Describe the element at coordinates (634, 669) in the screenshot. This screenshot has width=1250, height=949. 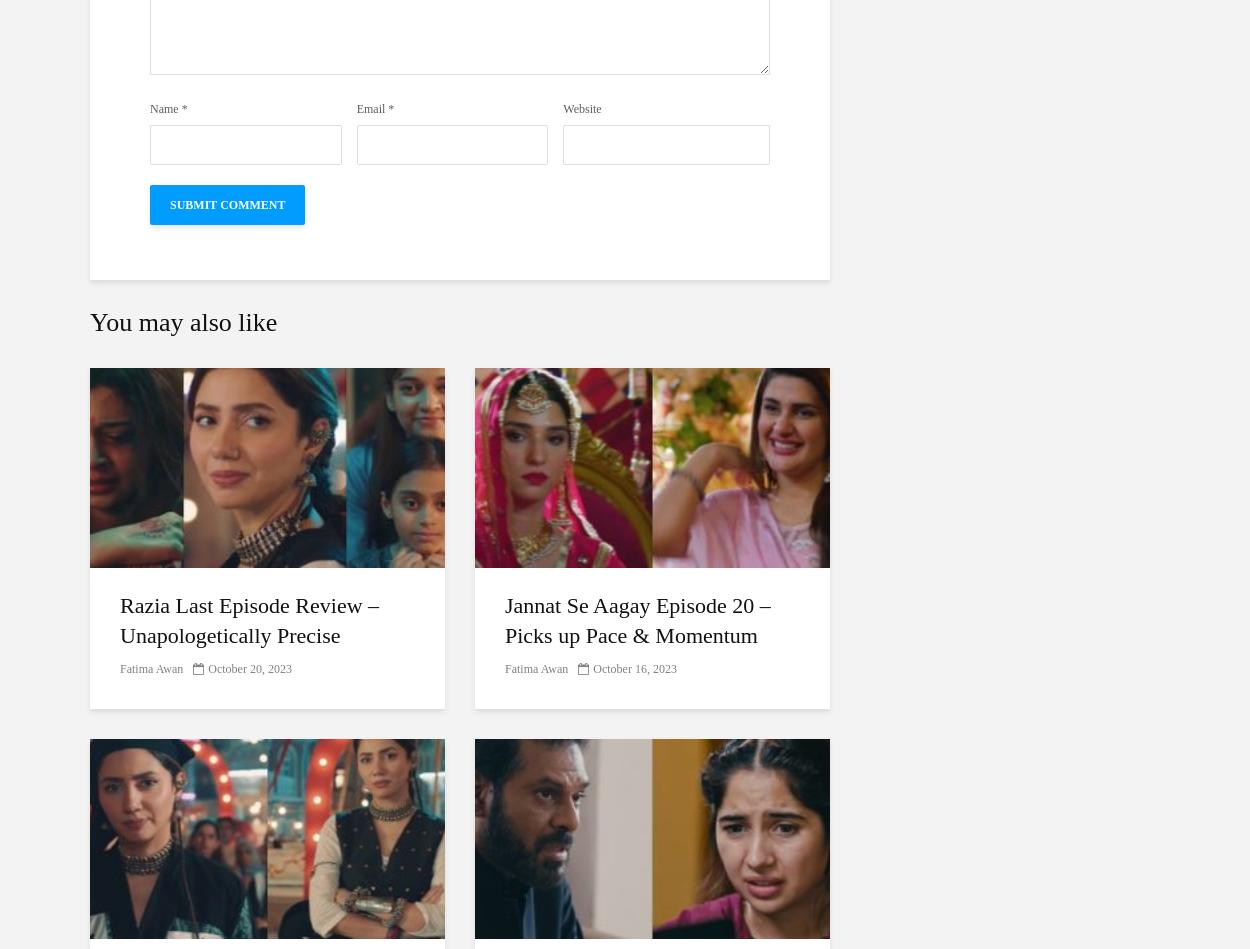
I see `'October 16, 2023'` at that location.